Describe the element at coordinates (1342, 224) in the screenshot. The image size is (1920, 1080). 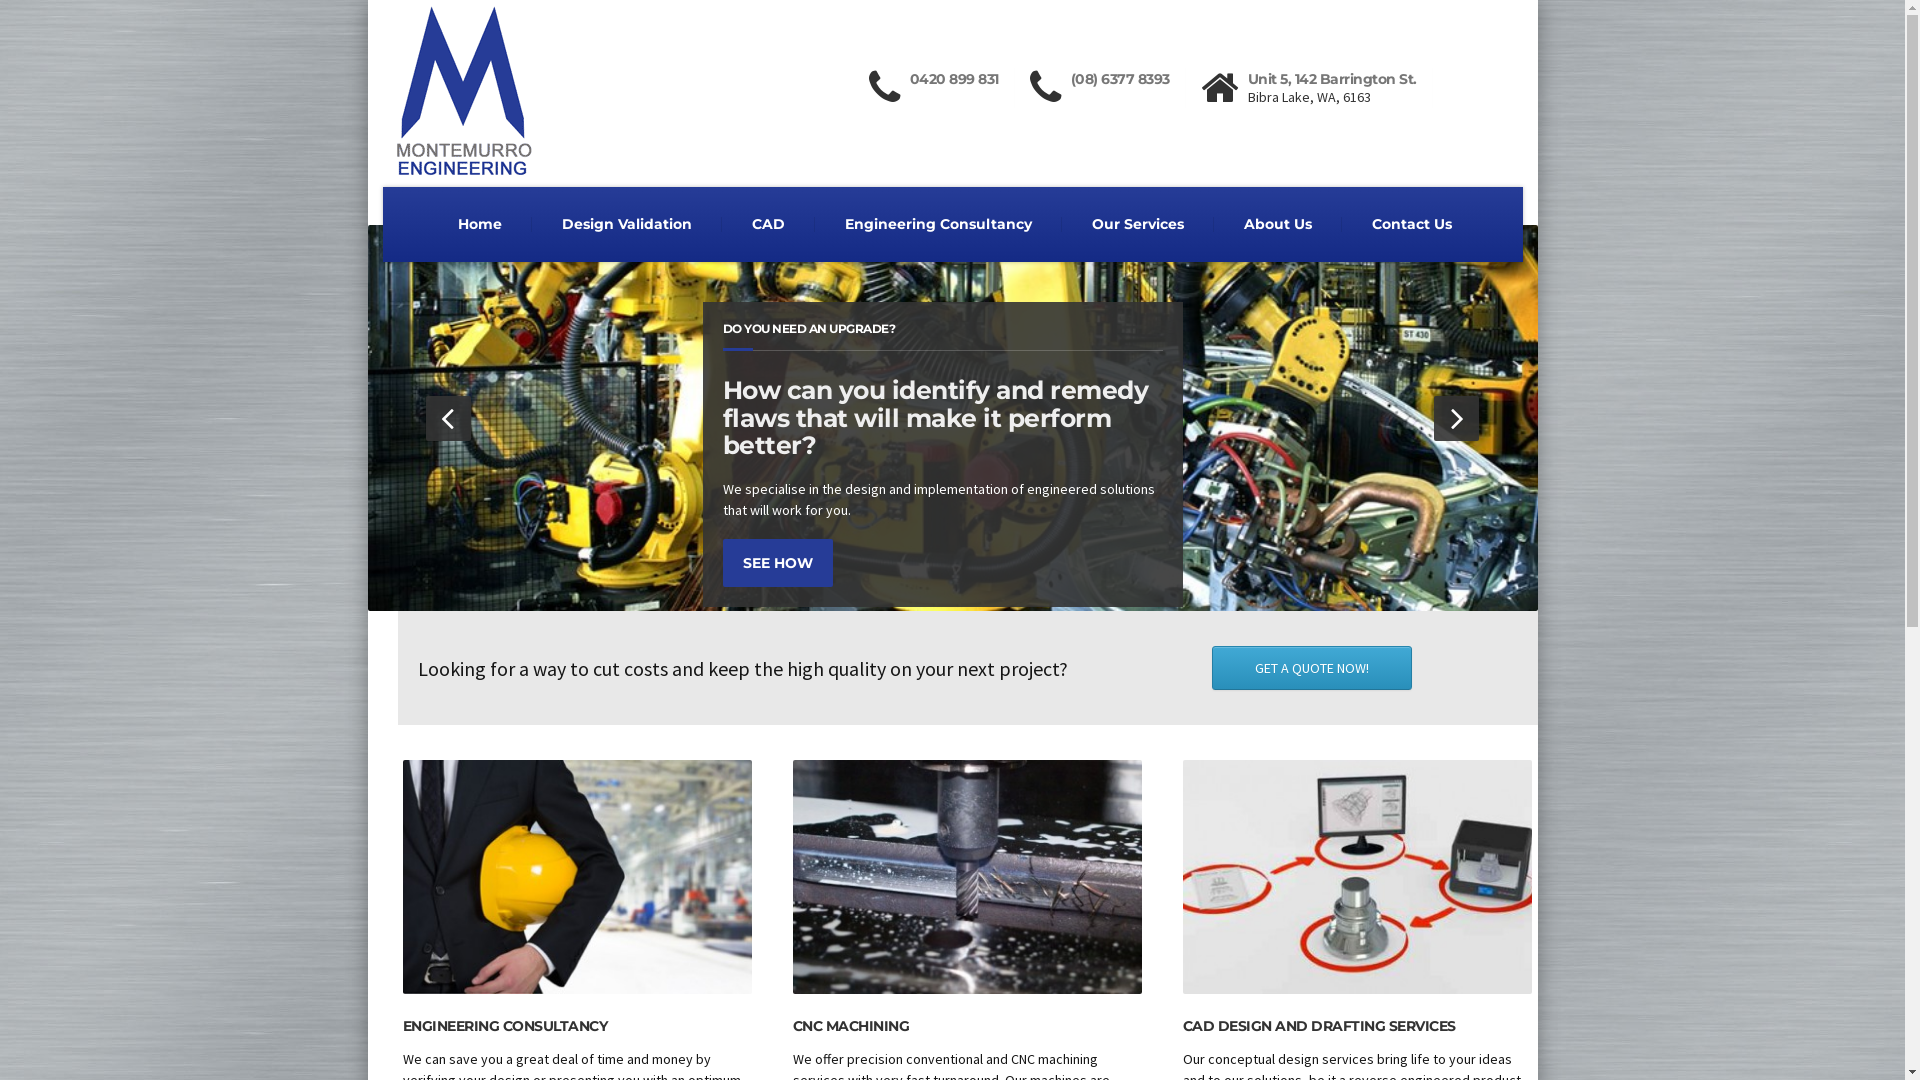
I see `'Contact Us'` at that location.